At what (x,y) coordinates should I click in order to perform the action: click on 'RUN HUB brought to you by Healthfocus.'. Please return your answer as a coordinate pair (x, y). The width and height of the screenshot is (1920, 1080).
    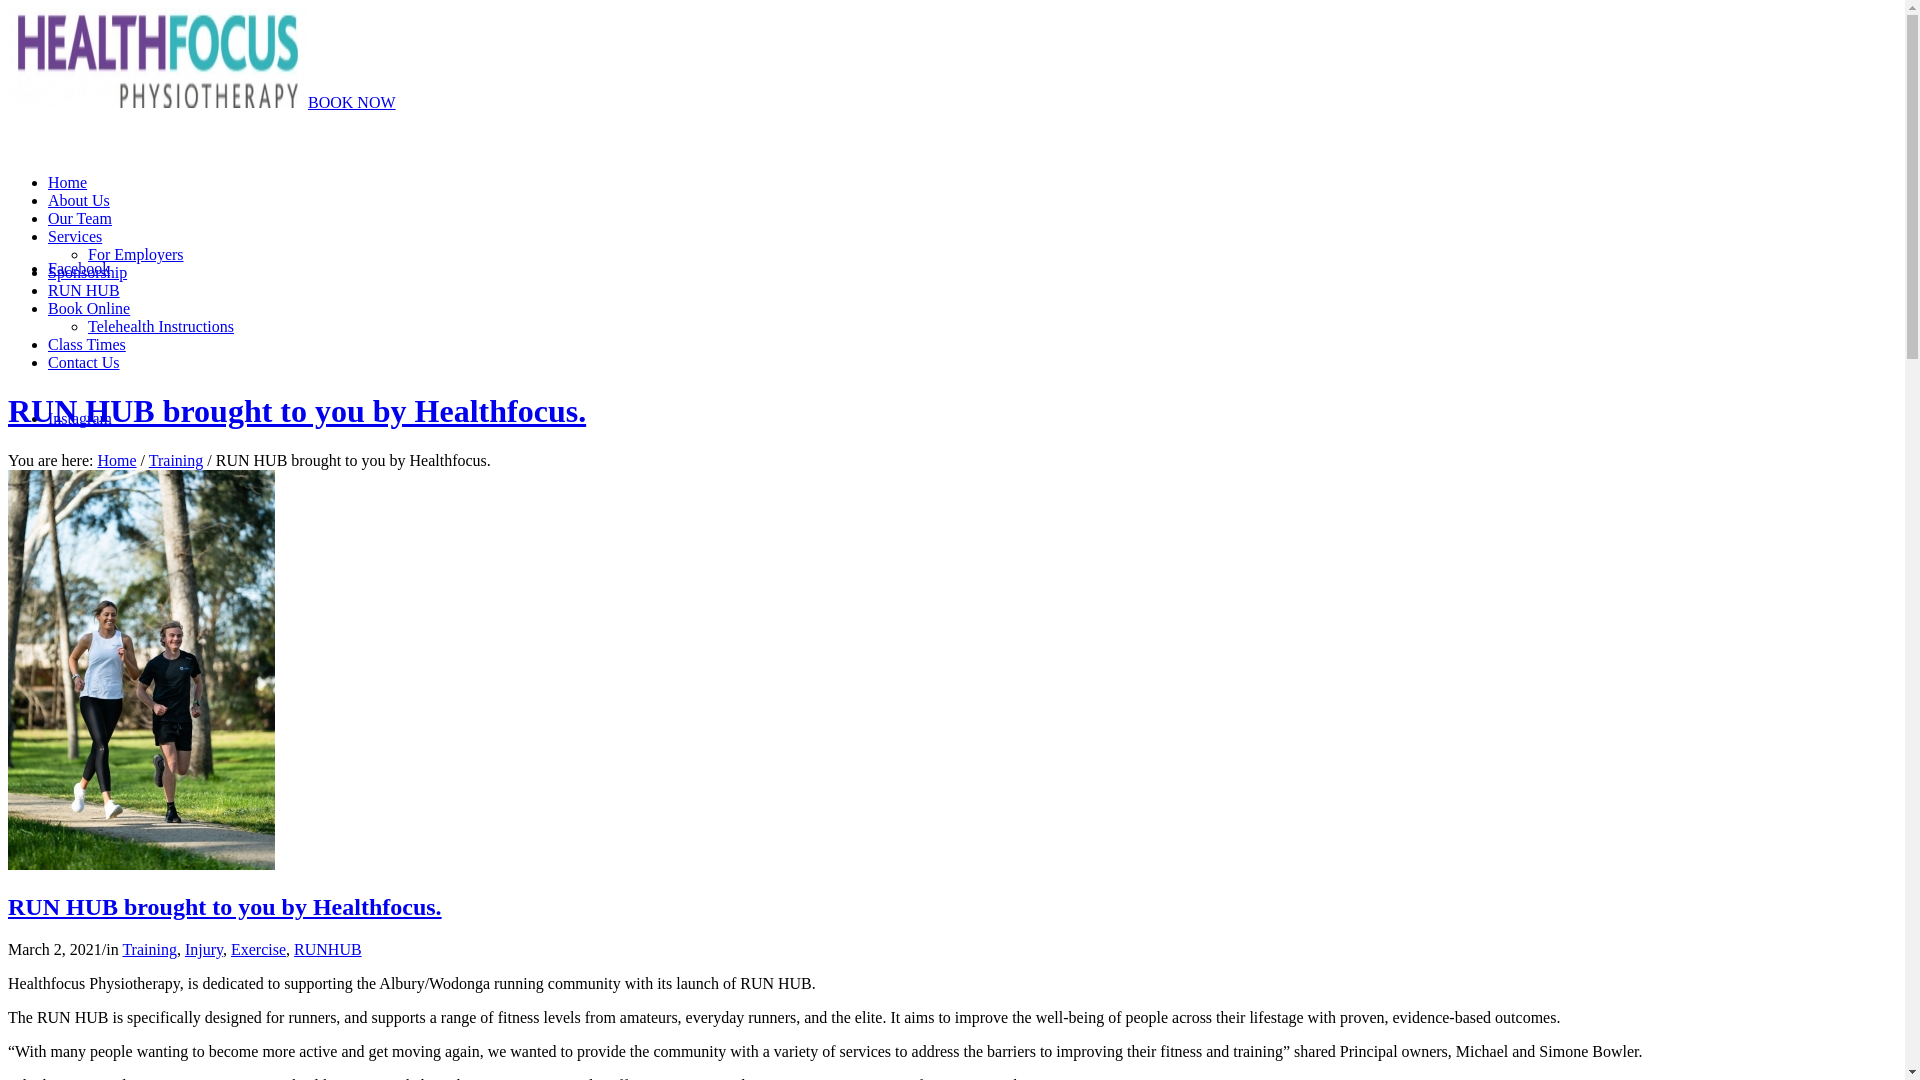
    Looking at the image, I should click on (140, 863).